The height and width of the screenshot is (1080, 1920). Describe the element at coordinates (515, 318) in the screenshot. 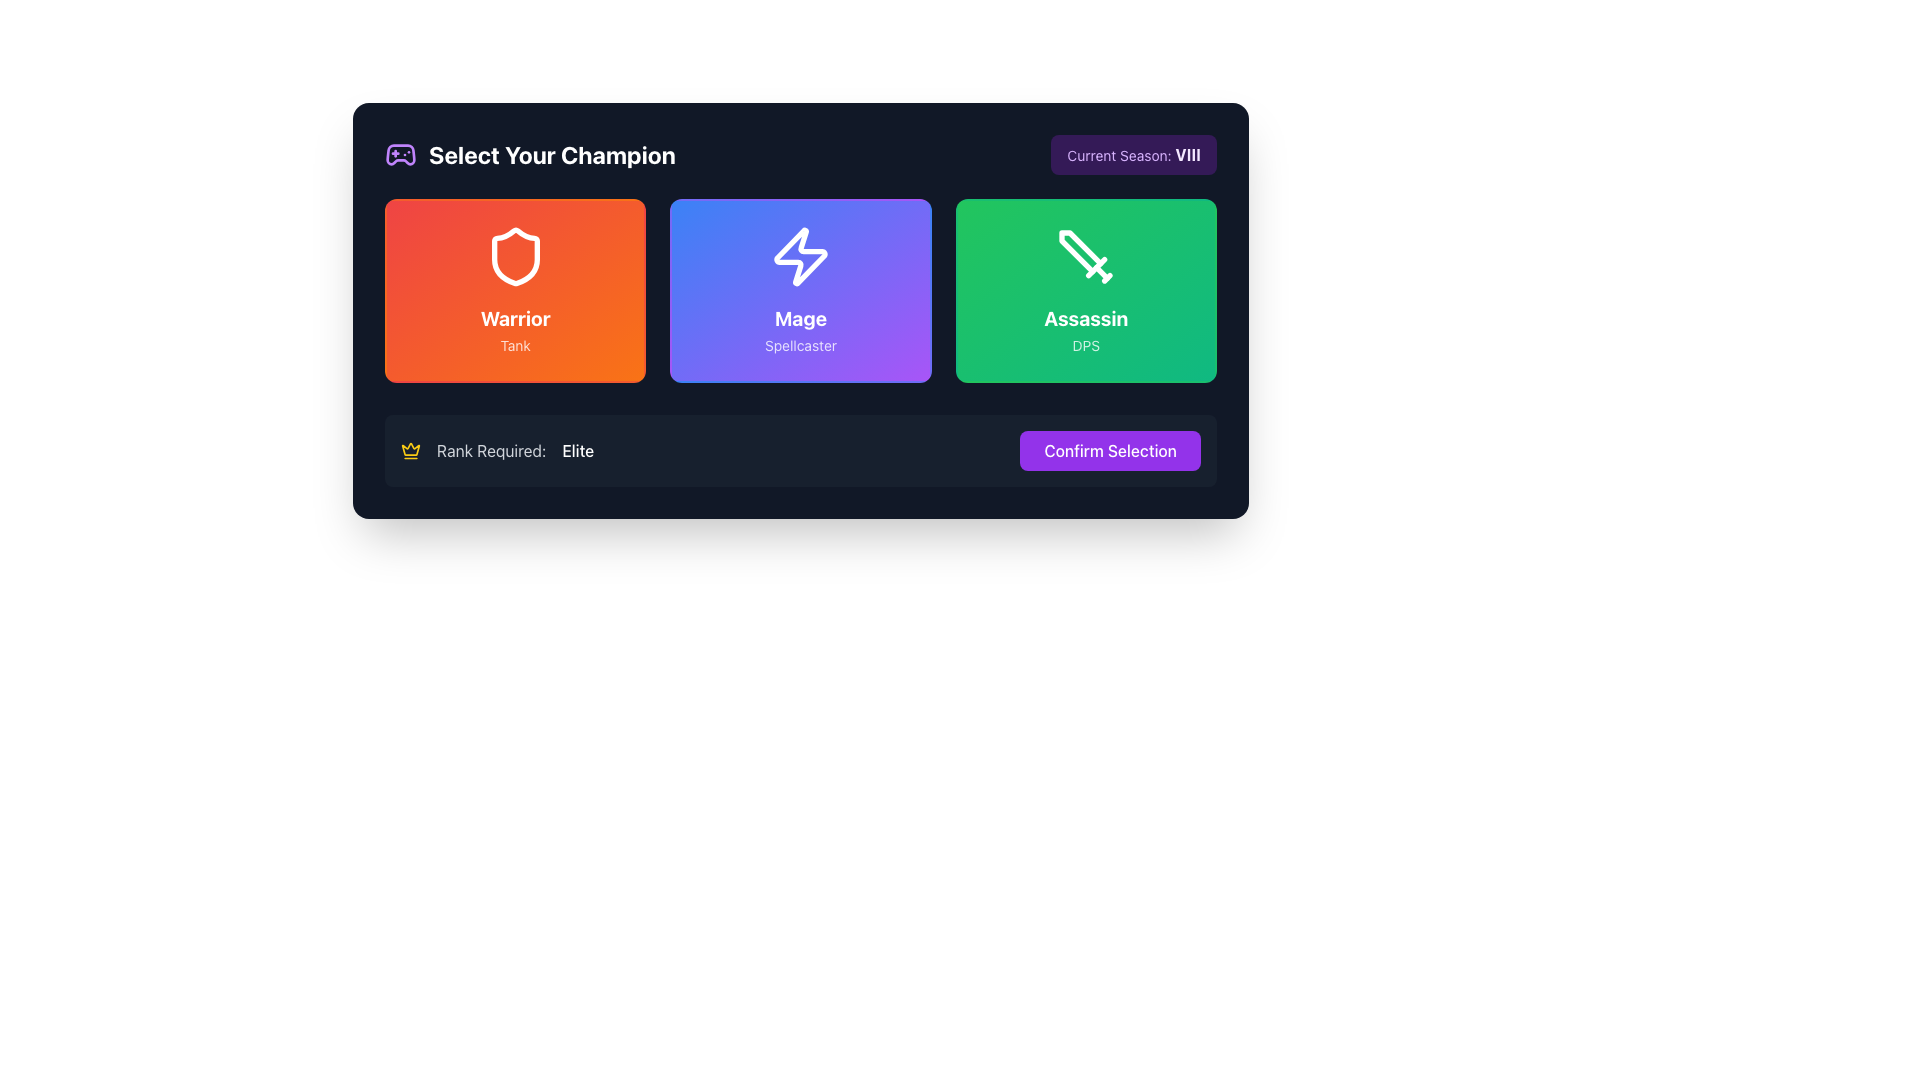

I see `the text label displaying the title of the 'Warrior' character class, located at the center-top of the 'Warrior Tank' card` at that location.